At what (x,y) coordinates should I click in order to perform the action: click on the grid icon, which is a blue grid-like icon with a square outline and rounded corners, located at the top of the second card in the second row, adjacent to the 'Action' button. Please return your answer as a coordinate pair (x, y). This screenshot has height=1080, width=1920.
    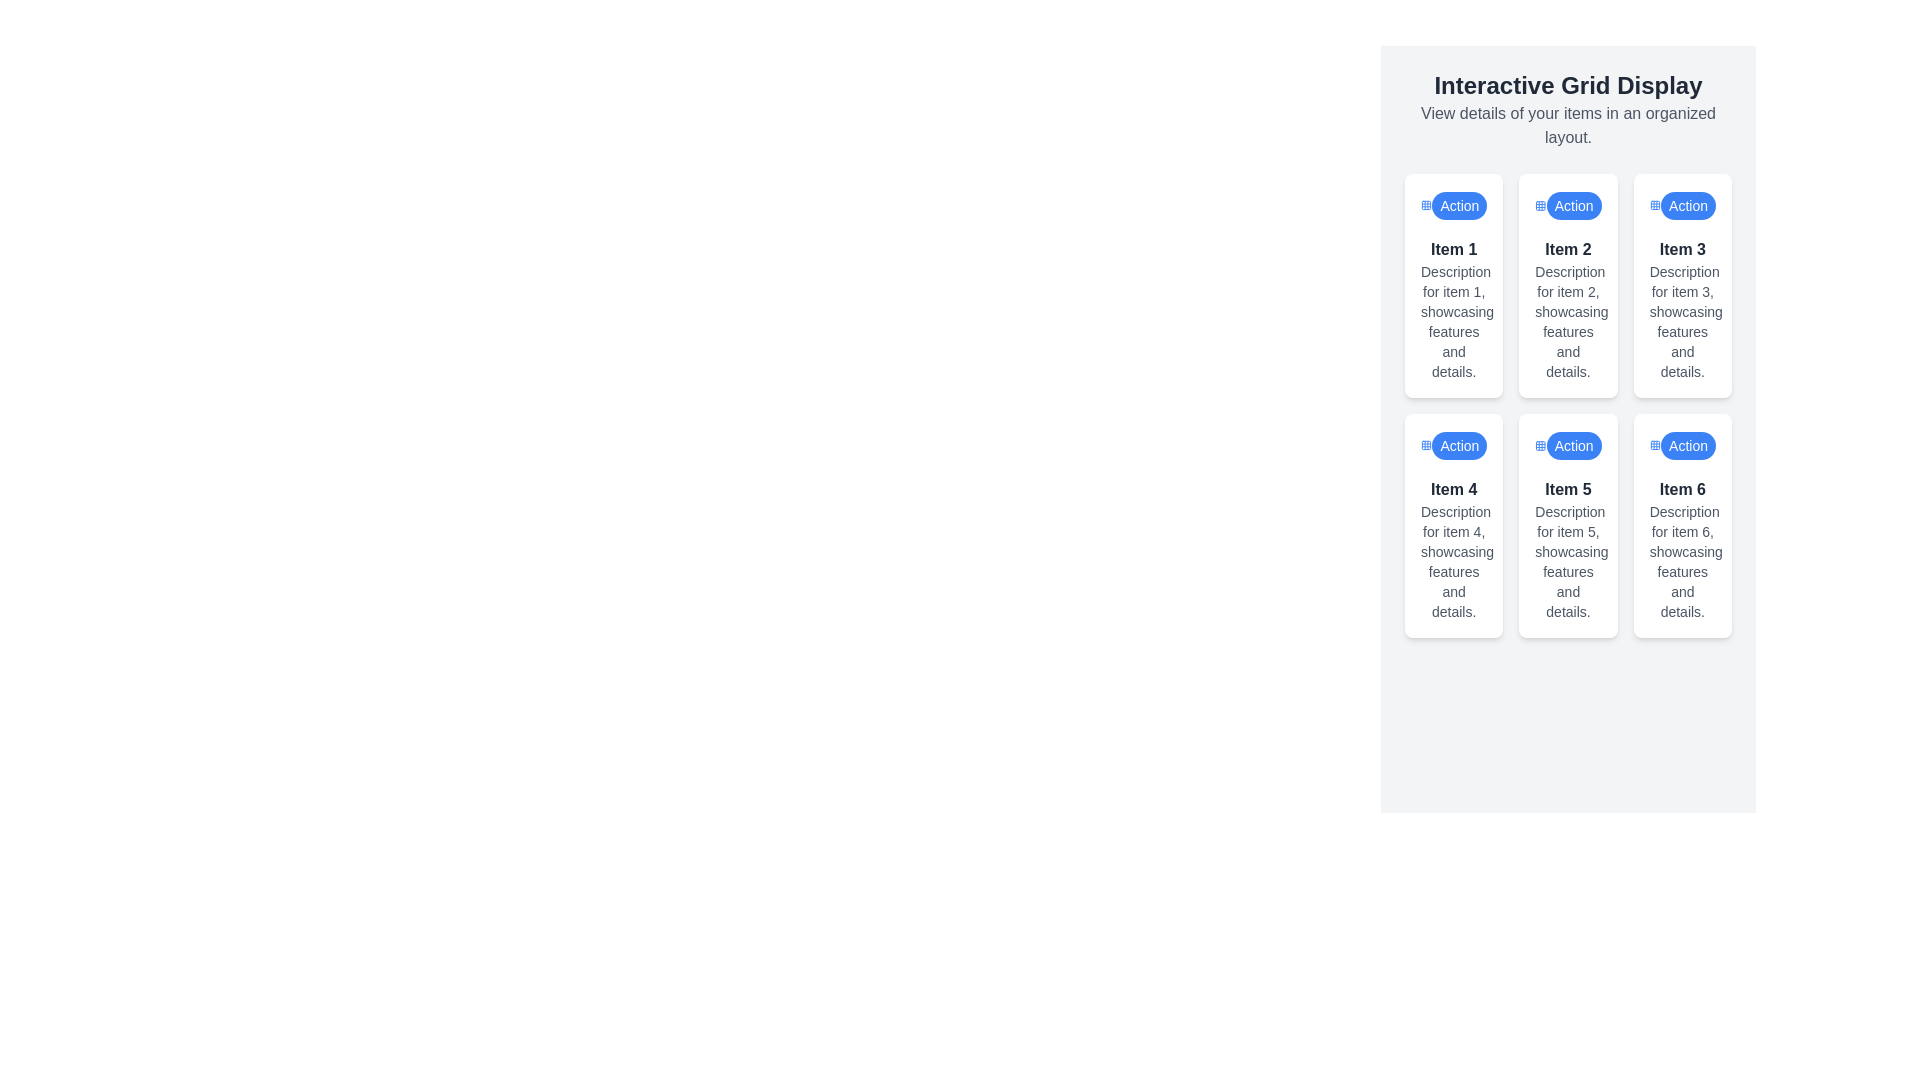
    Looking at the image, I should click on (1539, 205).